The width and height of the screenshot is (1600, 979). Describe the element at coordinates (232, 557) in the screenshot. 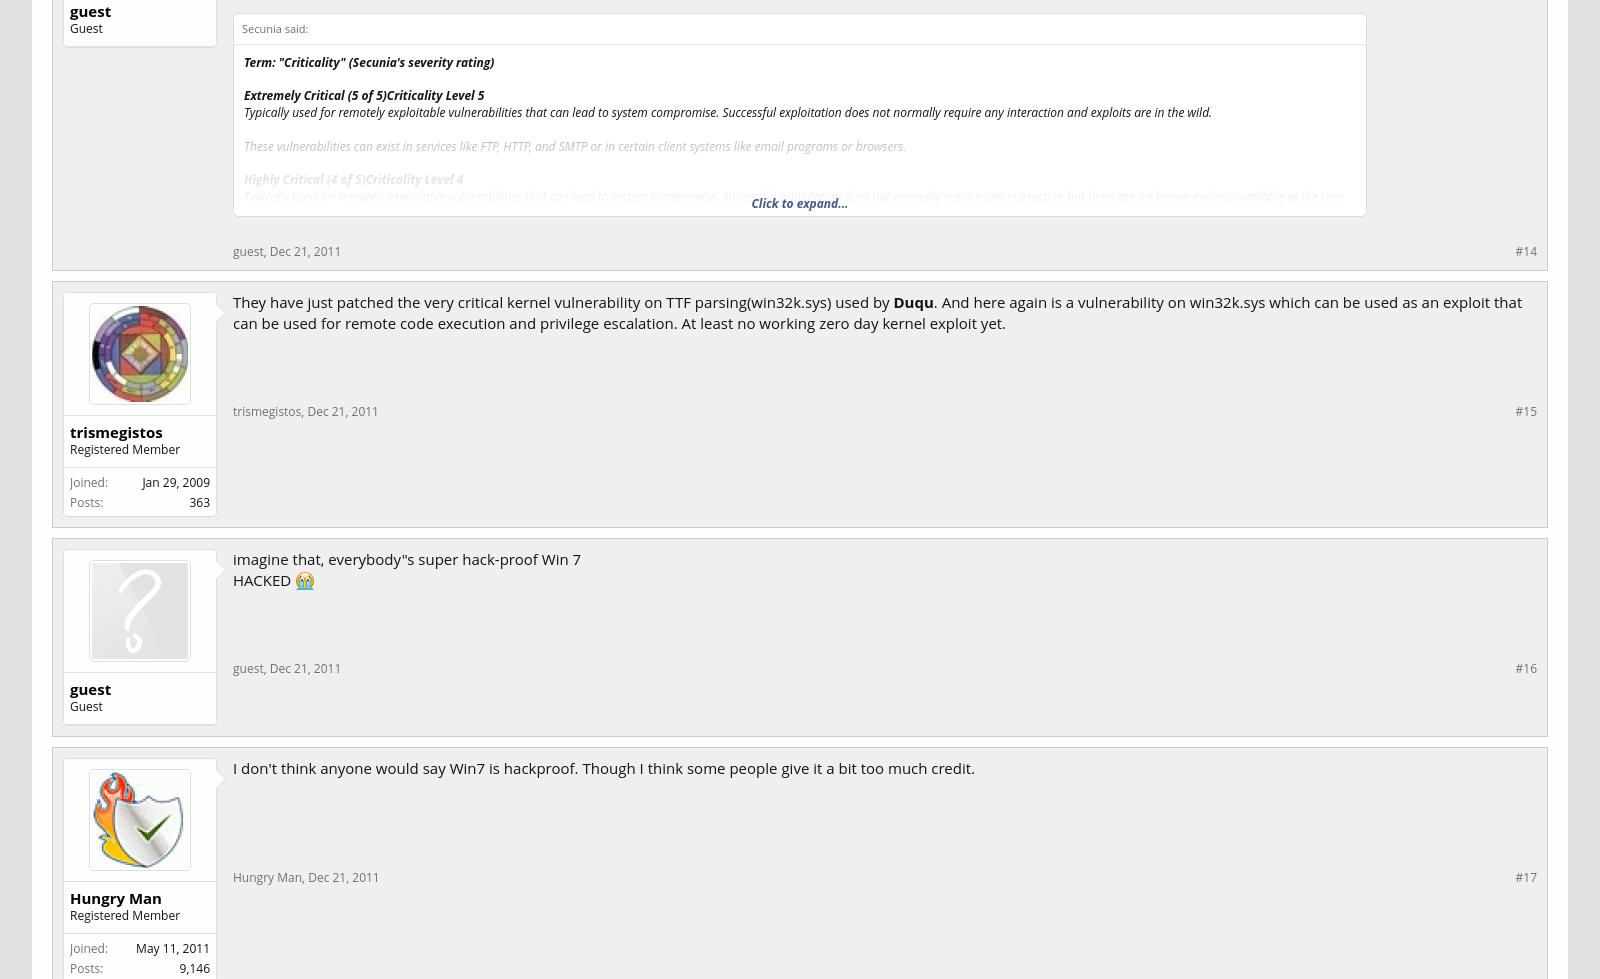

I see `'imagine that, everybody"s super hack-proof Win 7'` at that location.